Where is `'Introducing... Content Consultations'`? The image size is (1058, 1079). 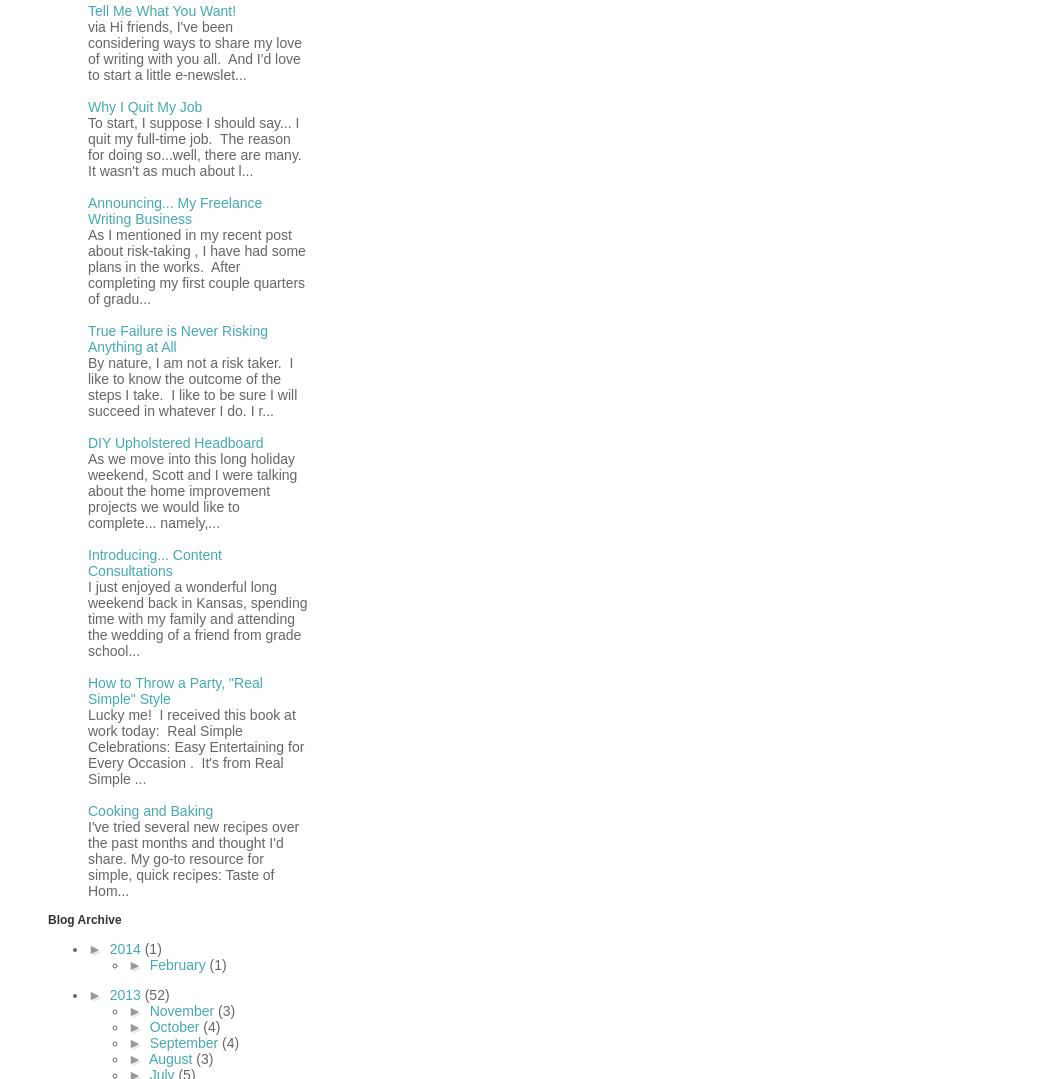
'Introducing... Content Consultations' is located at coordinates (153, 561).